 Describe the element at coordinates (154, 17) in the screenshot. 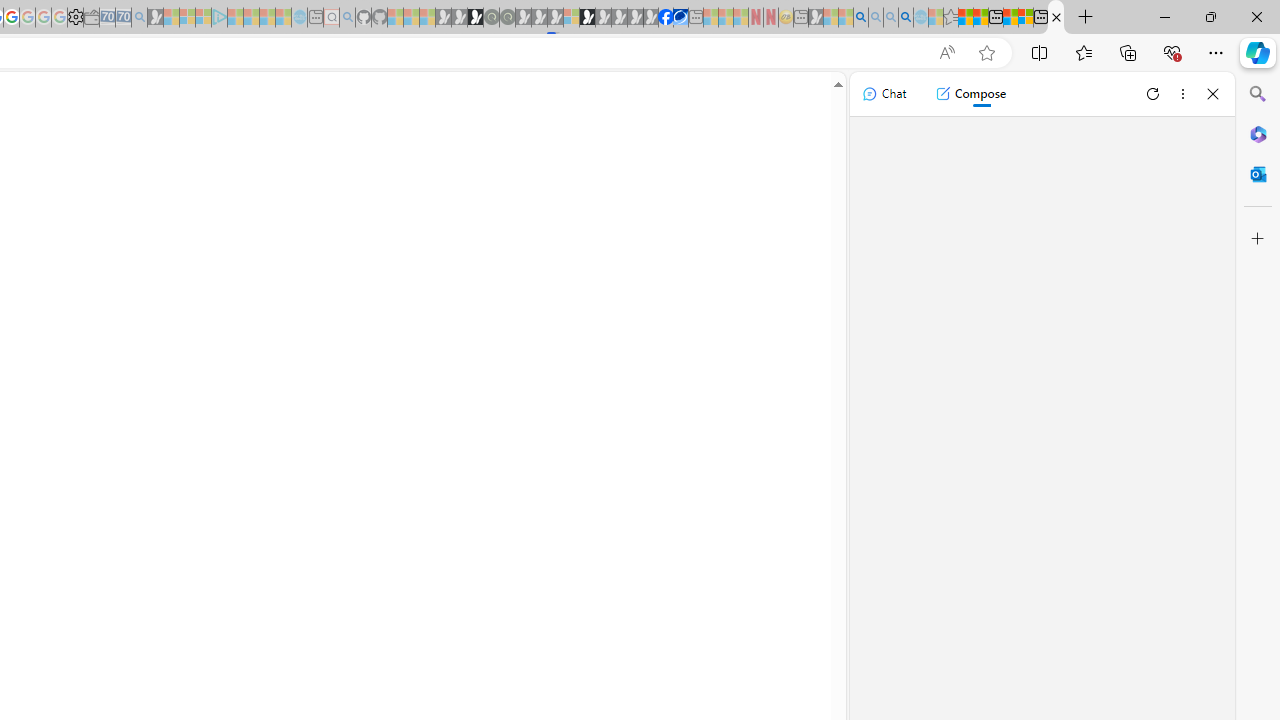

I see `'Microsoft Start Gaming - Sleeping'` at that location.